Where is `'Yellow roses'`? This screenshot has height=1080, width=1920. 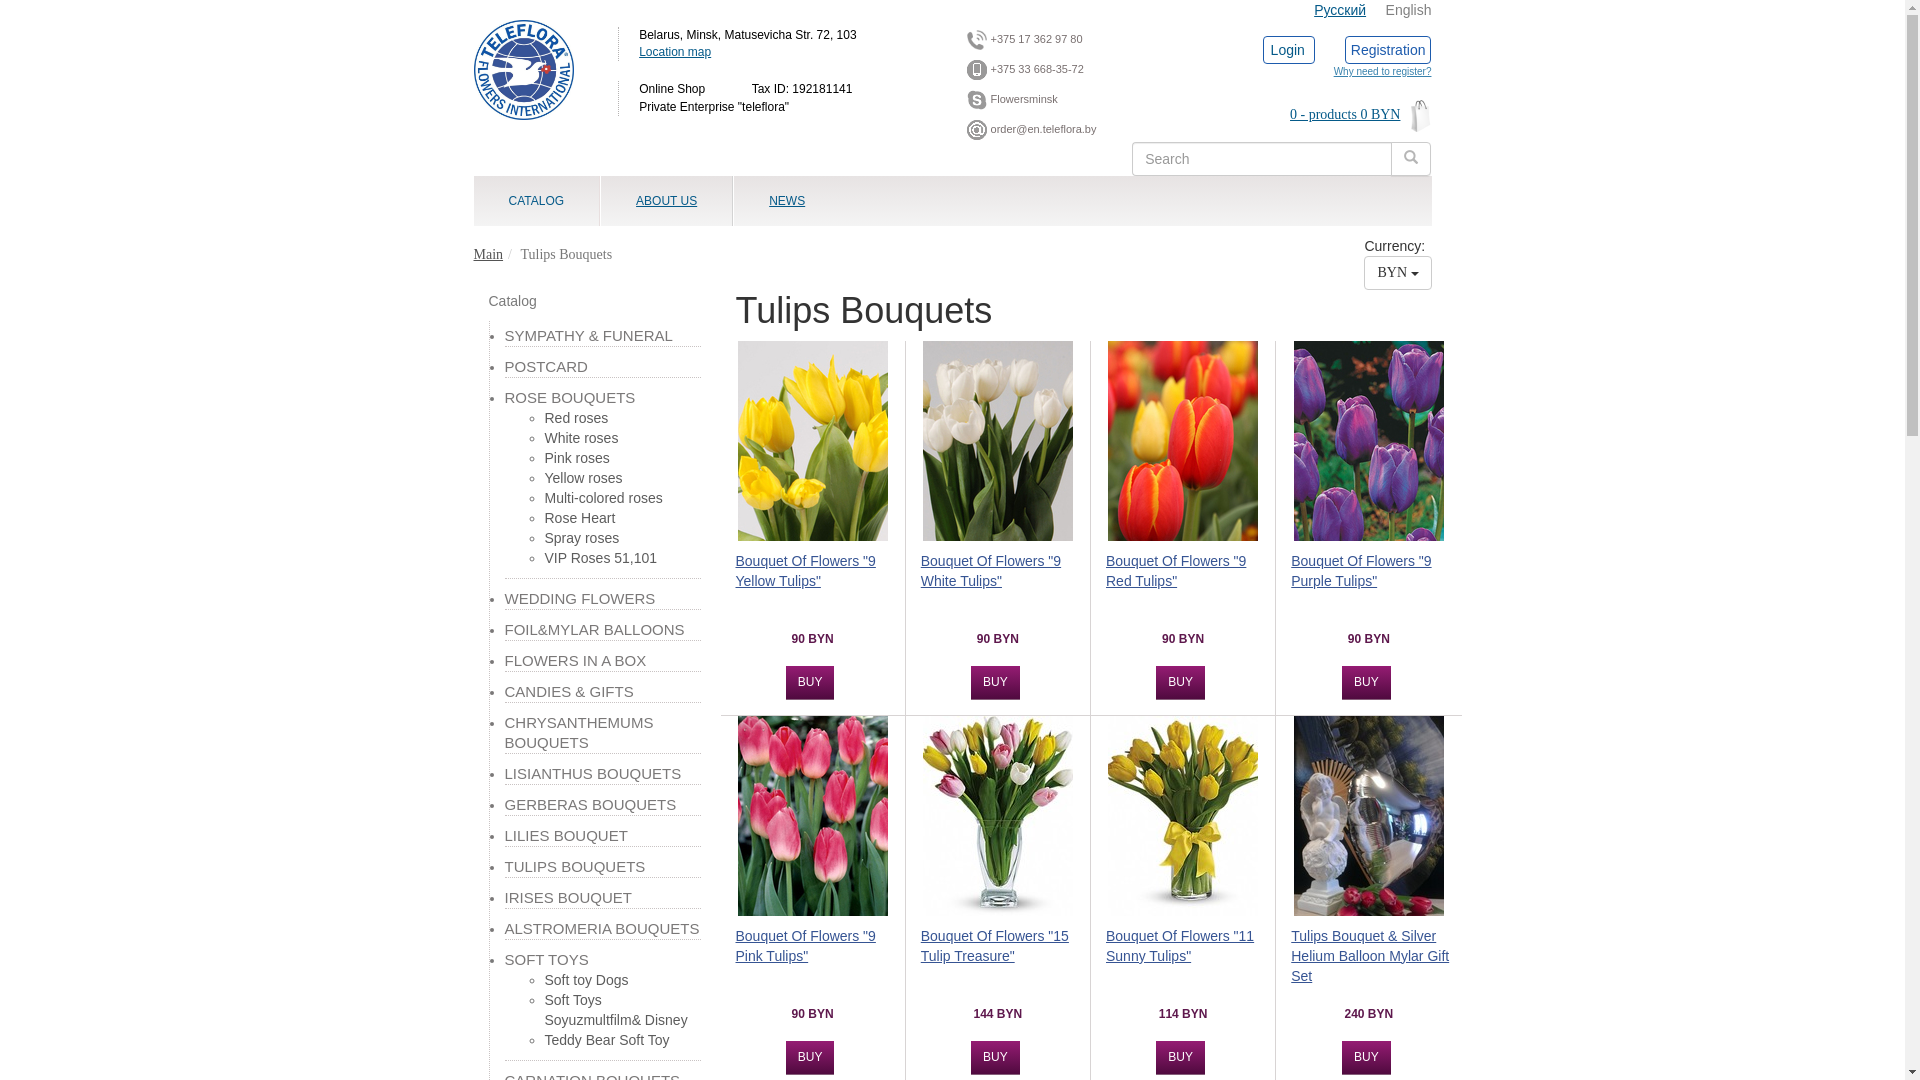 'Yellow roses' is located at coordinates (581, 478).